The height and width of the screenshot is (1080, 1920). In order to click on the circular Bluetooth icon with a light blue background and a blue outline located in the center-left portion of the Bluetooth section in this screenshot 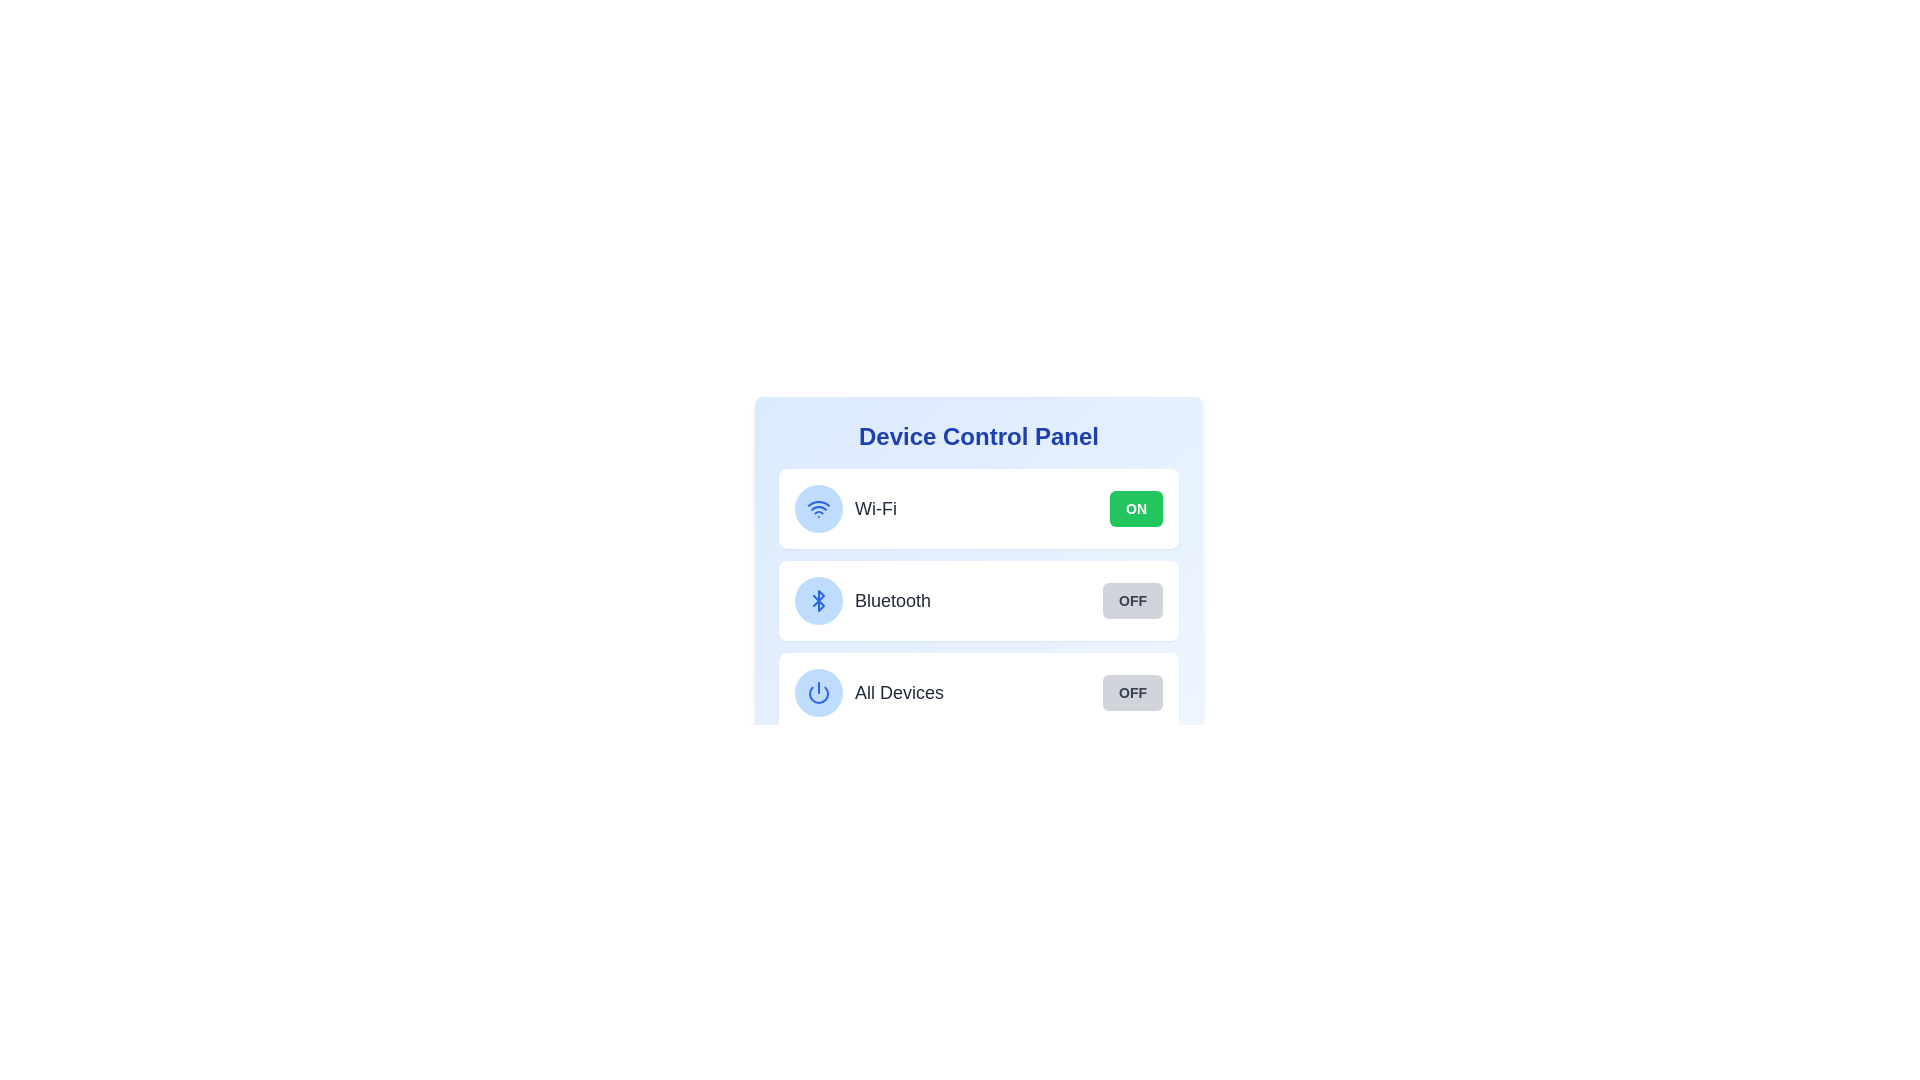, I will do `click(819, 600)`.